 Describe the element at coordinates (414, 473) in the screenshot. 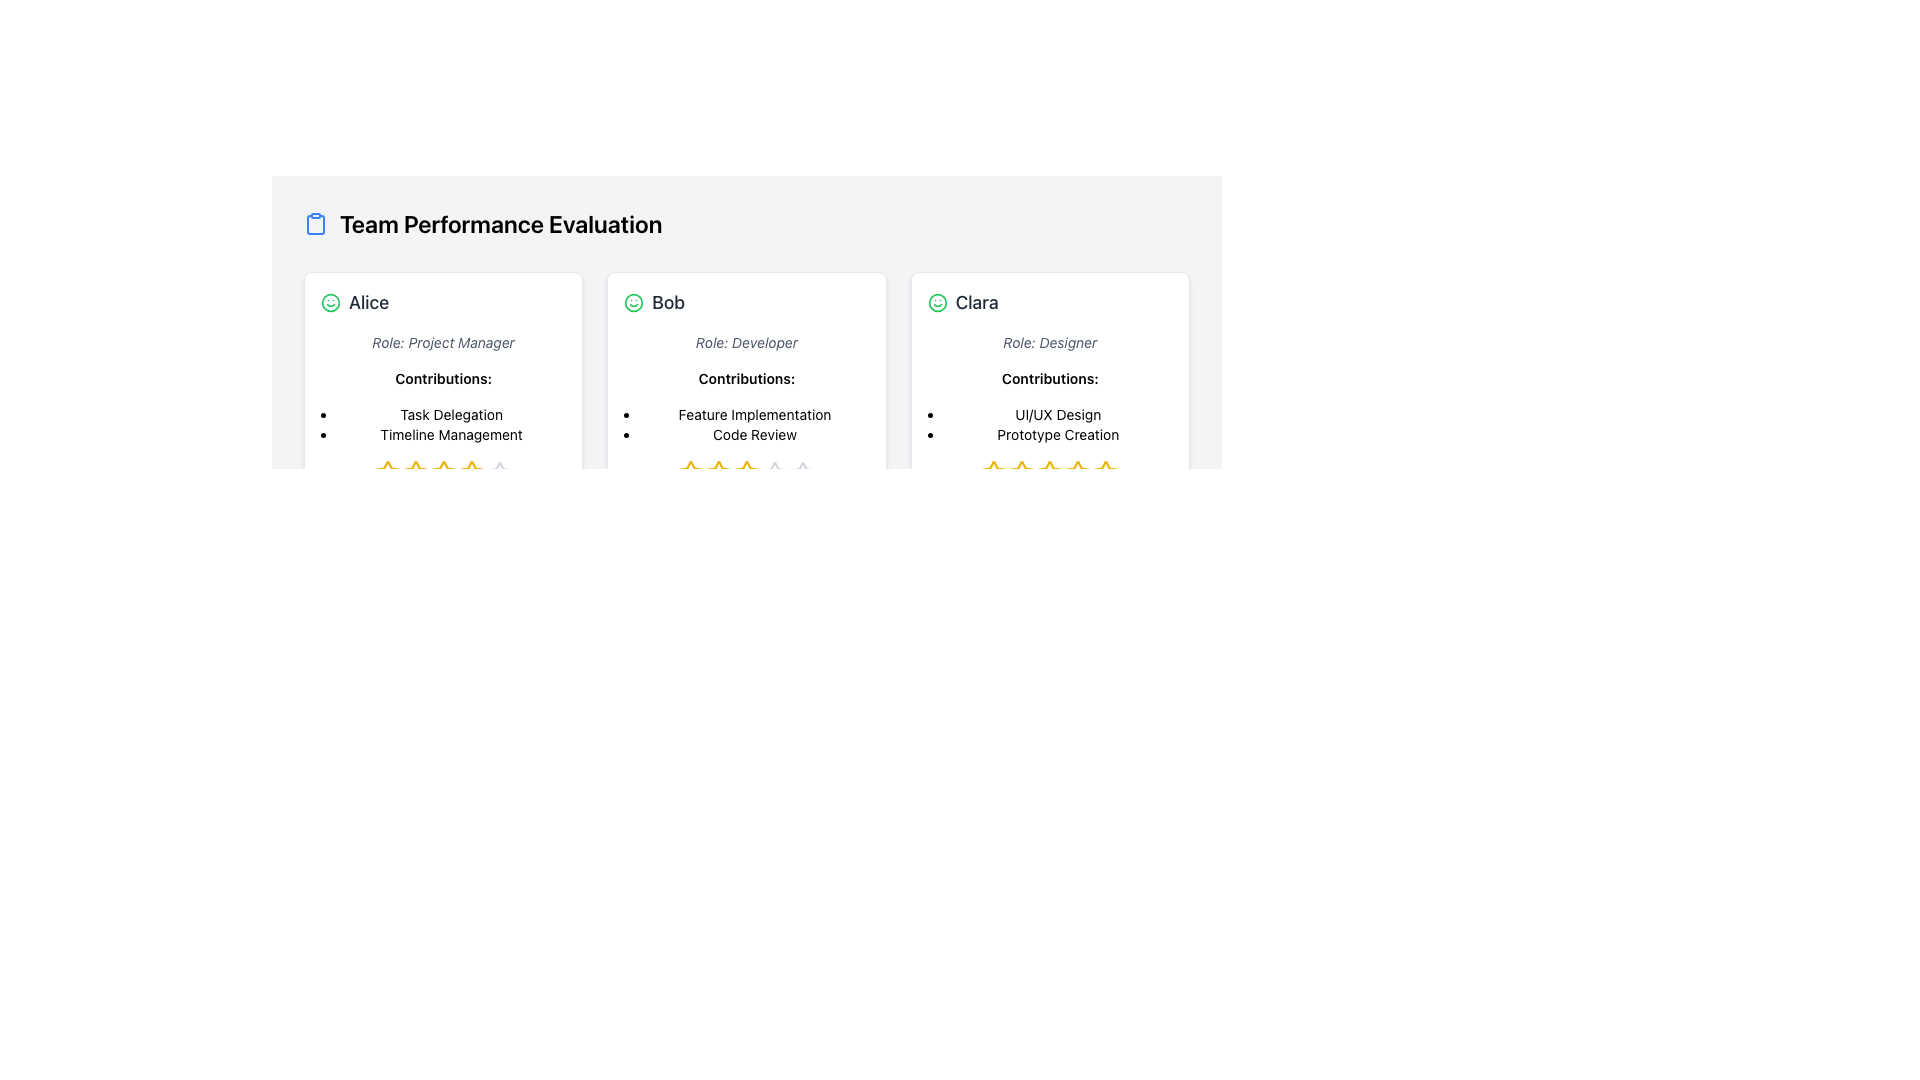

I see `the yellow star icon, which is the third star in a row of five under the 'Alice' section of the Team Performance Evaluation panel` at that location.